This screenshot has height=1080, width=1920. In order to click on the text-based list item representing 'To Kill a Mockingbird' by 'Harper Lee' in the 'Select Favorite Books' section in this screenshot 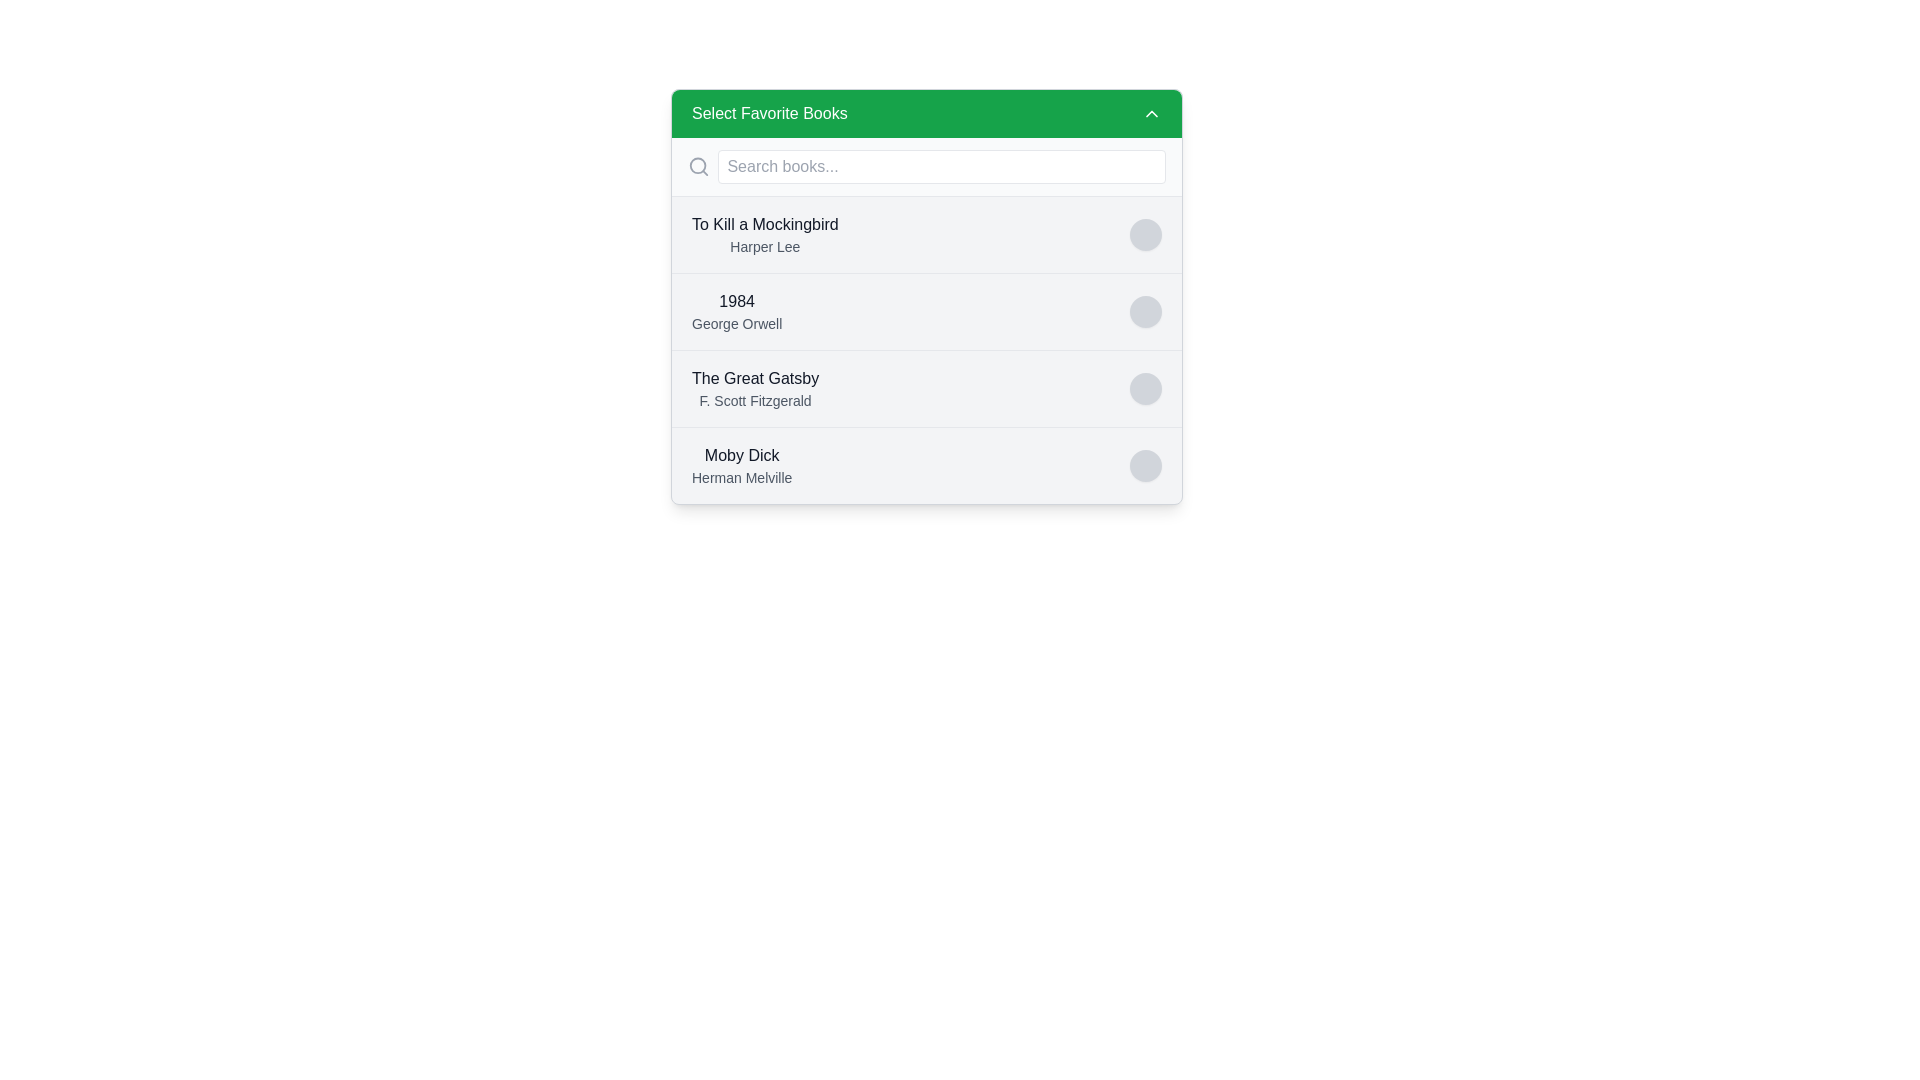, I will do `click(764, 234)`.